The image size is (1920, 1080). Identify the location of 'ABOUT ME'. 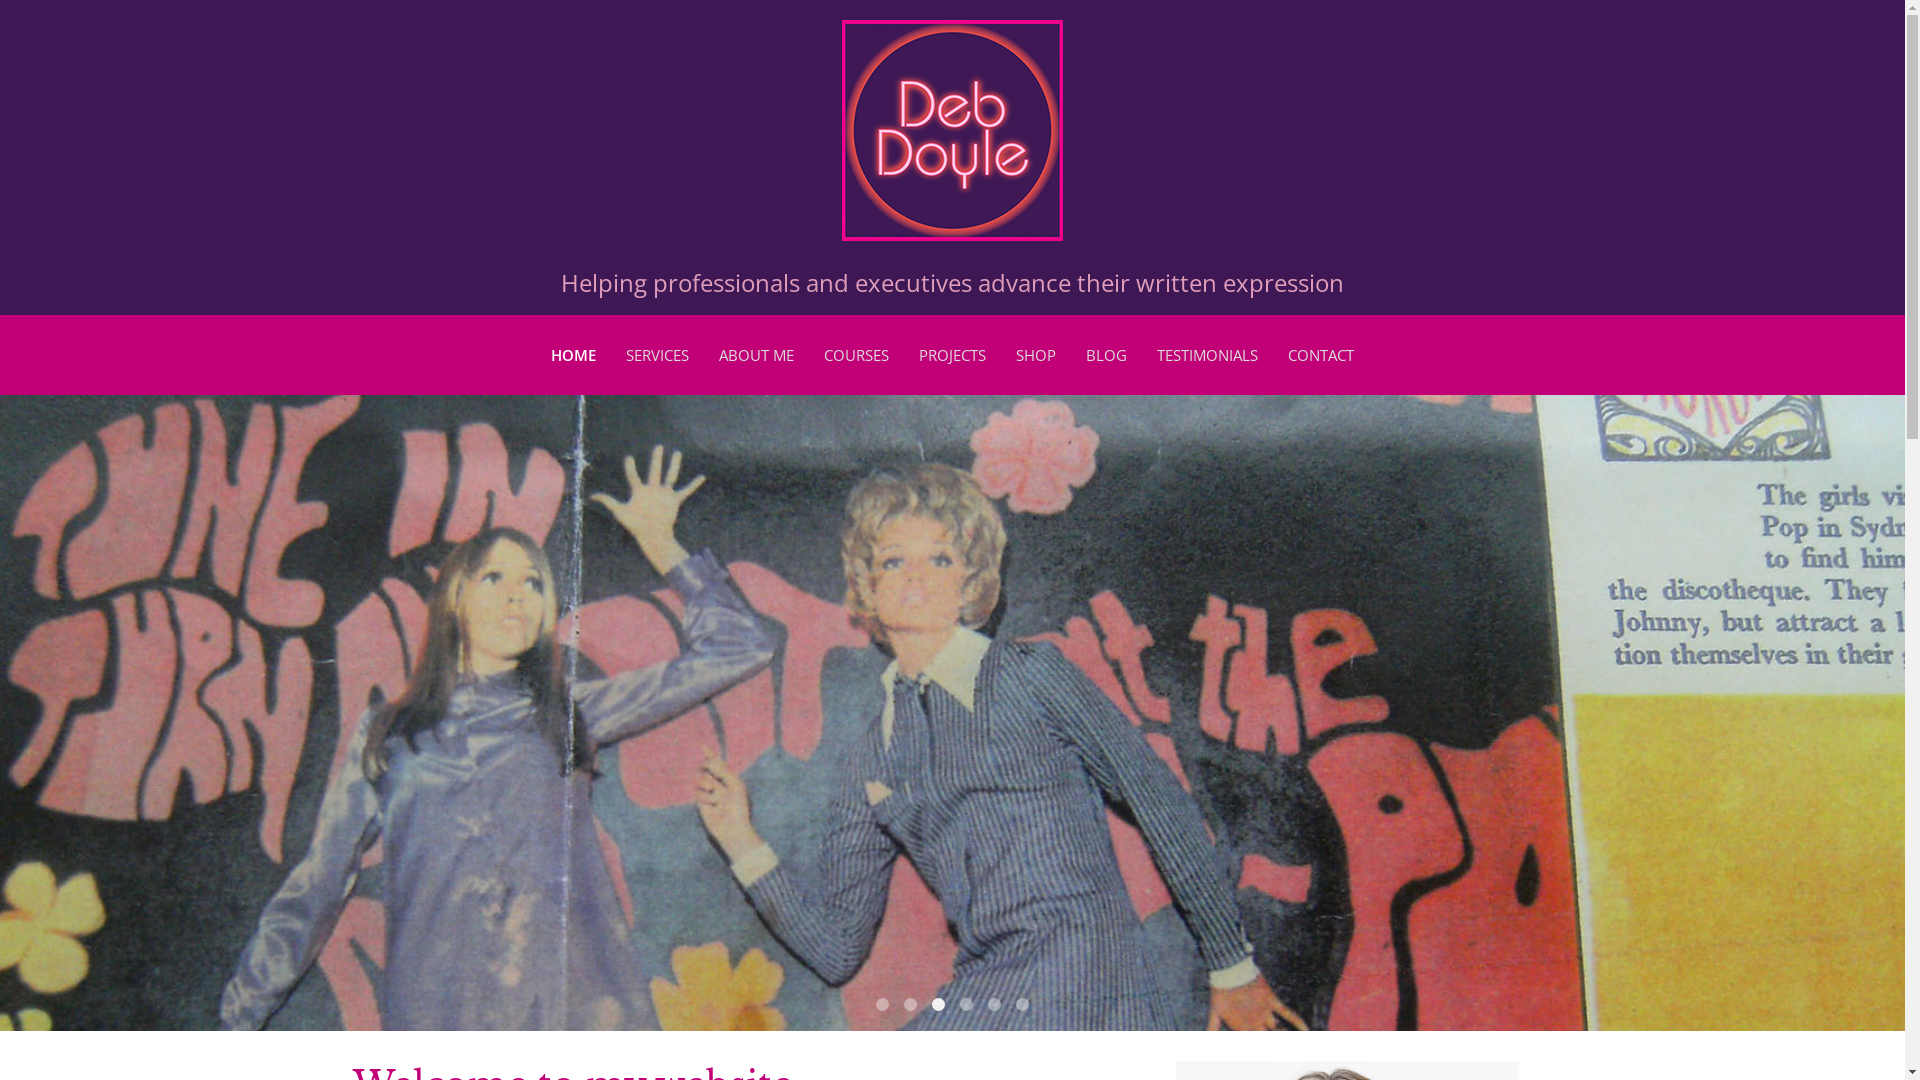
(755, 353).